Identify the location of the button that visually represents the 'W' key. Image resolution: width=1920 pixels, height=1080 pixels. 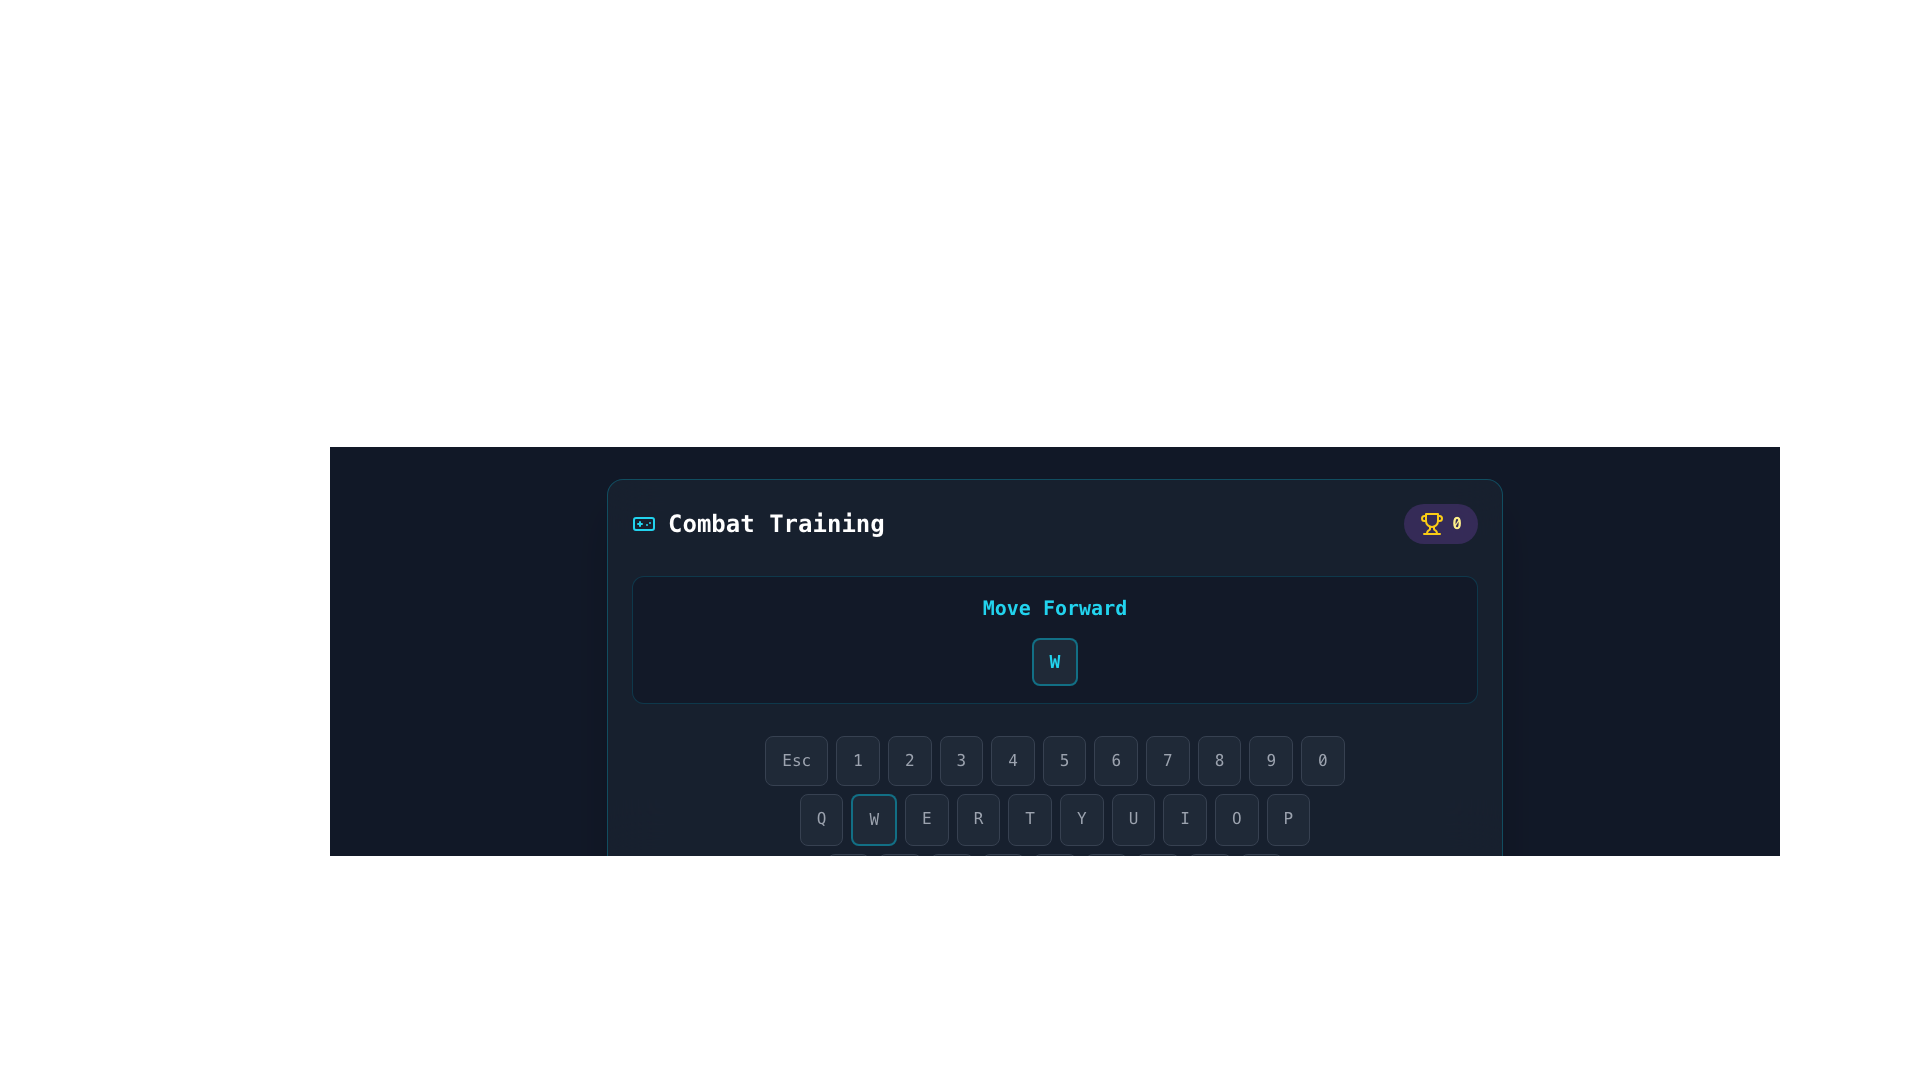
(874, 820).